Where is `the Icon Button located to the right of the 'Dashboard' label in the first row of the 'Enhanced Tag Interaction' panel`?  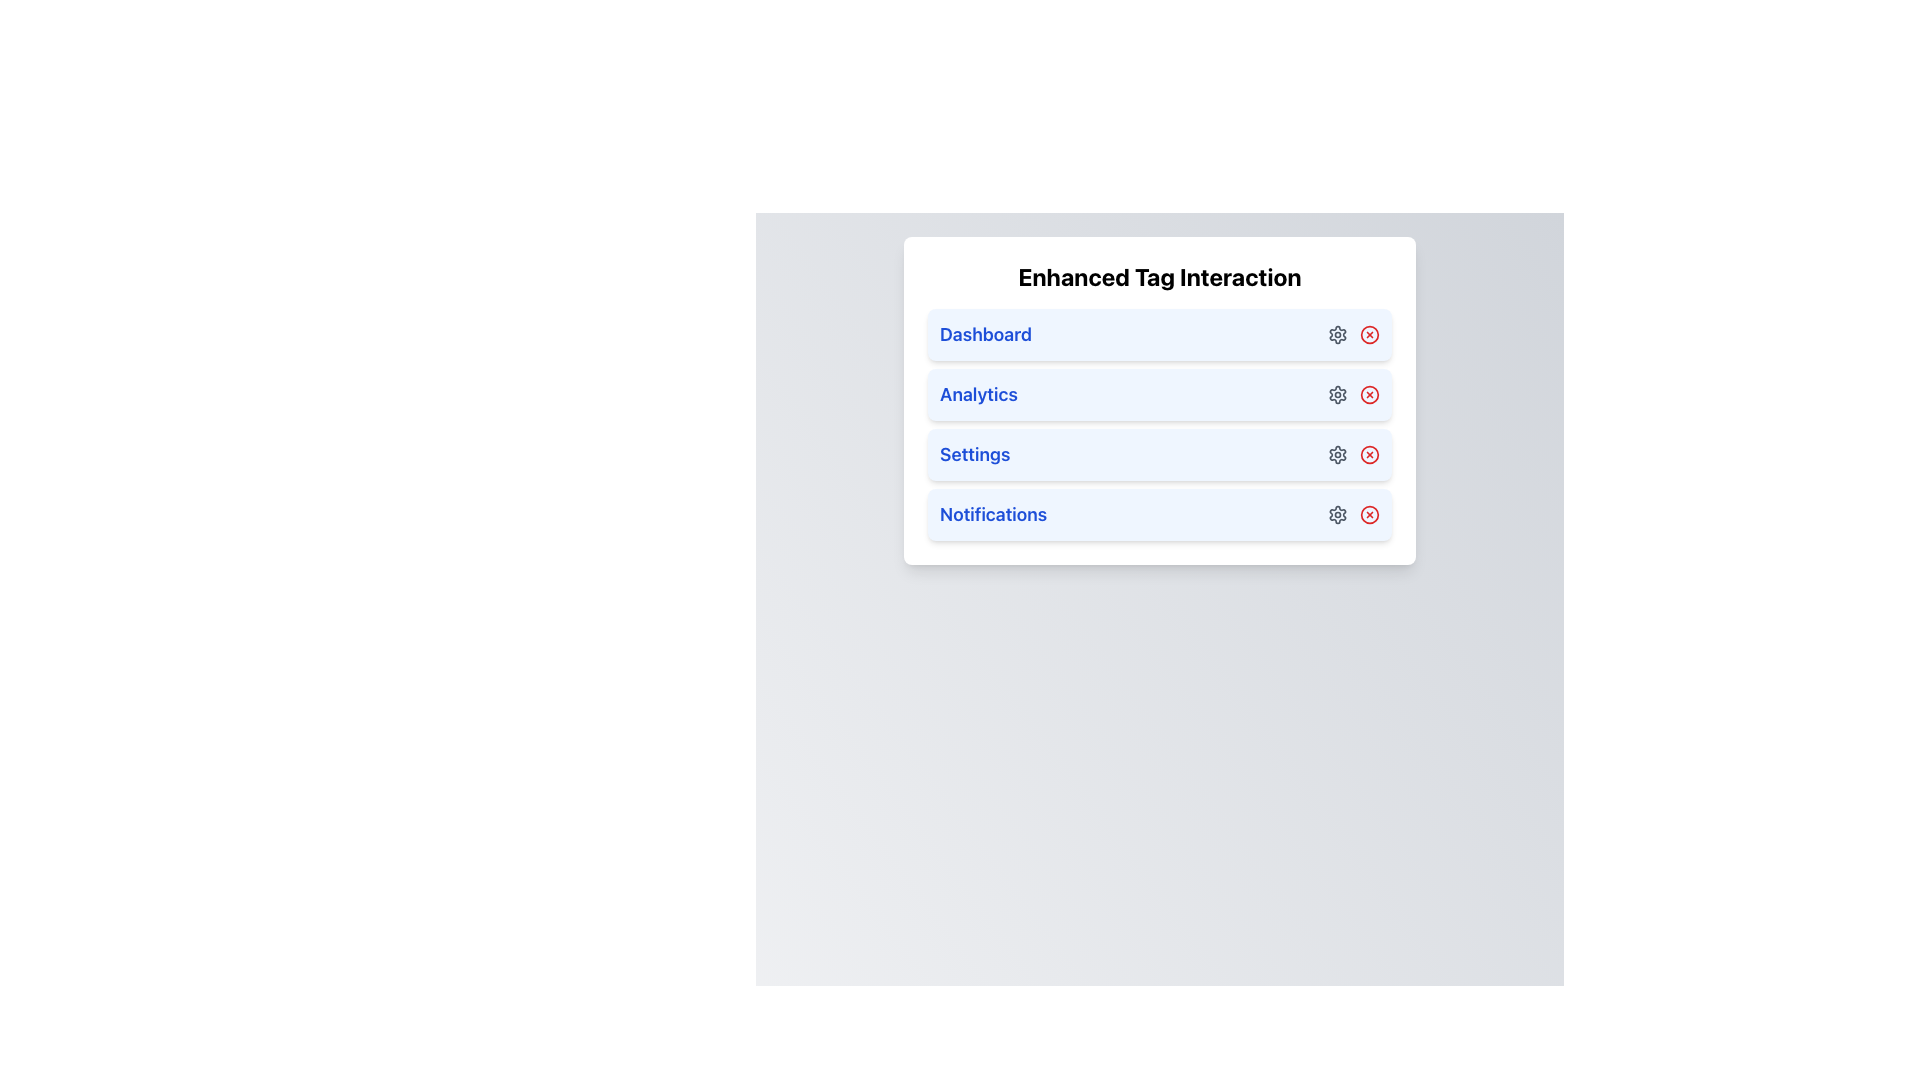
the Icon Button located to the right of the 'Dashboard' label in the first row of the 'Enhanced Tag Interaction' panel is located at coordinates (1338, 334).